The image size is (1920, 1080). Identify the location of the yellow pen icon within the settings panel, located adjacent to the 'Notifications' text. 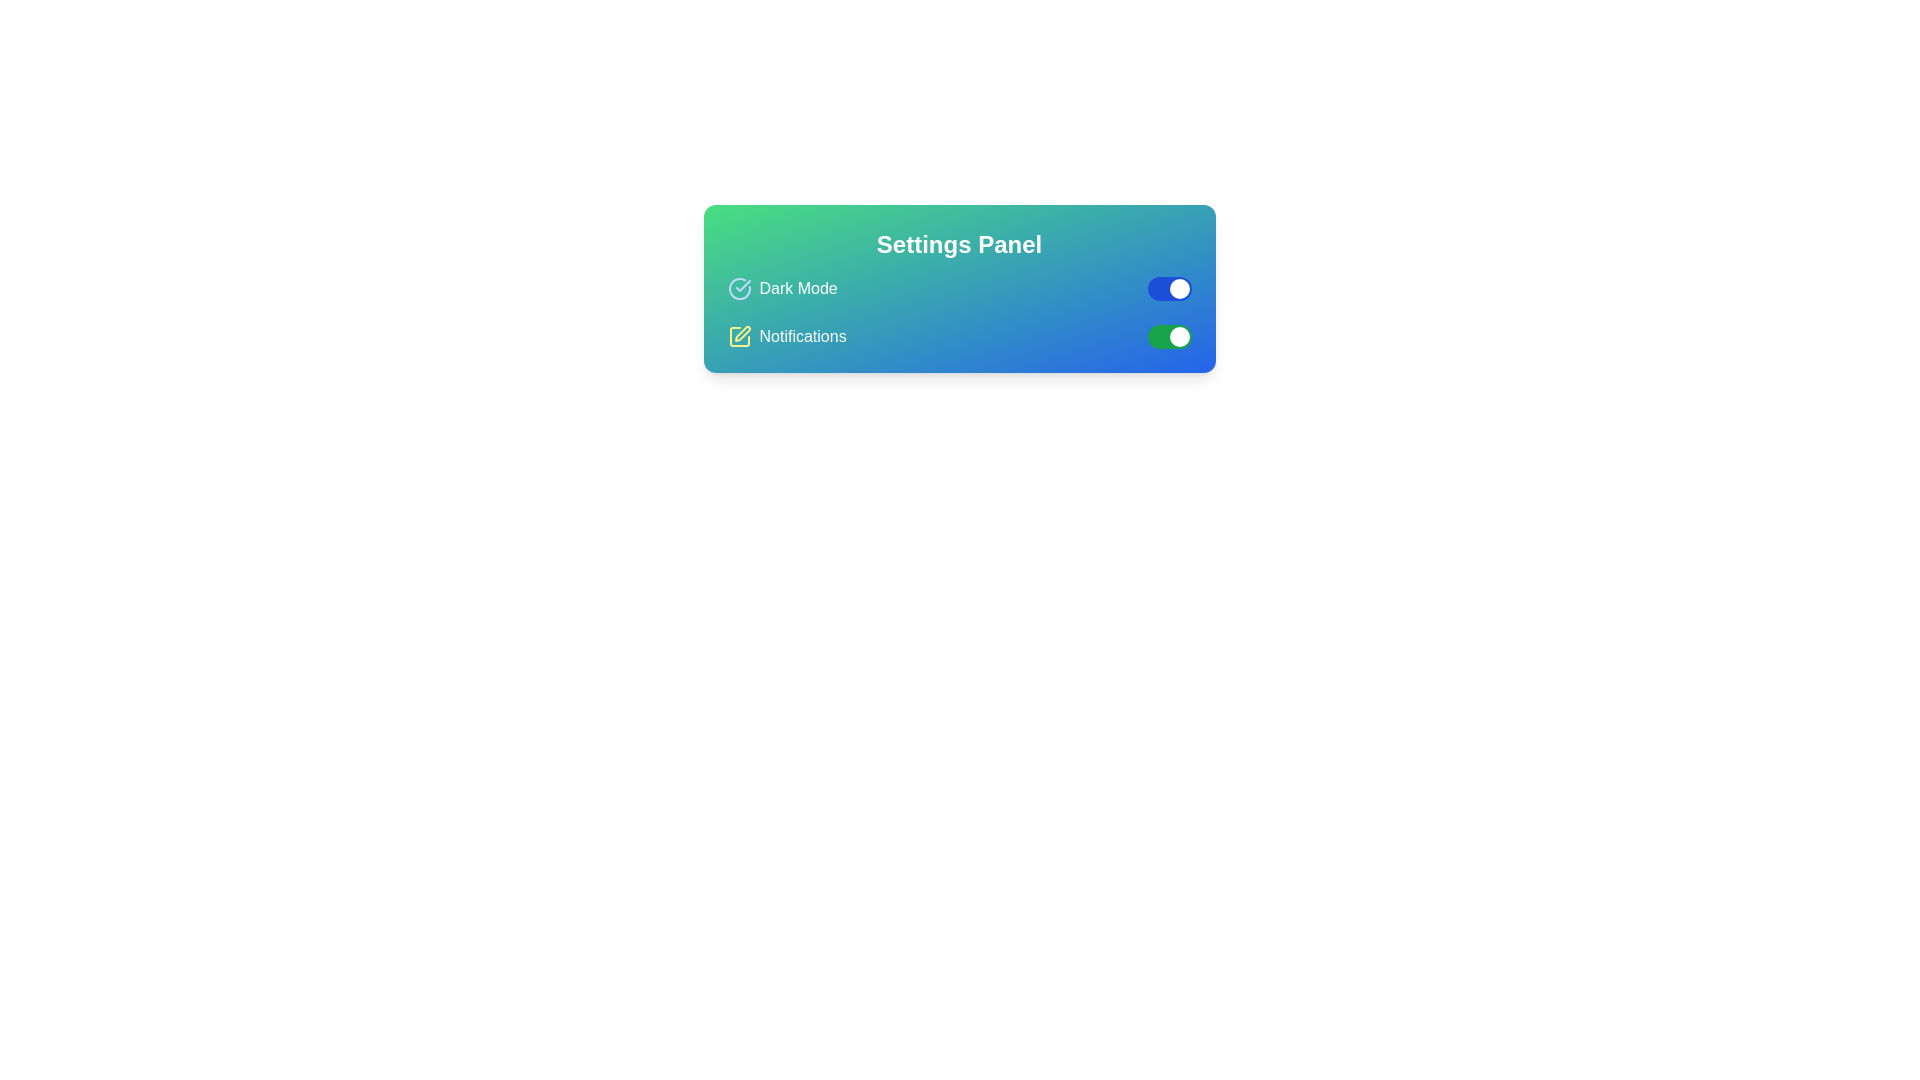
(738, 335).